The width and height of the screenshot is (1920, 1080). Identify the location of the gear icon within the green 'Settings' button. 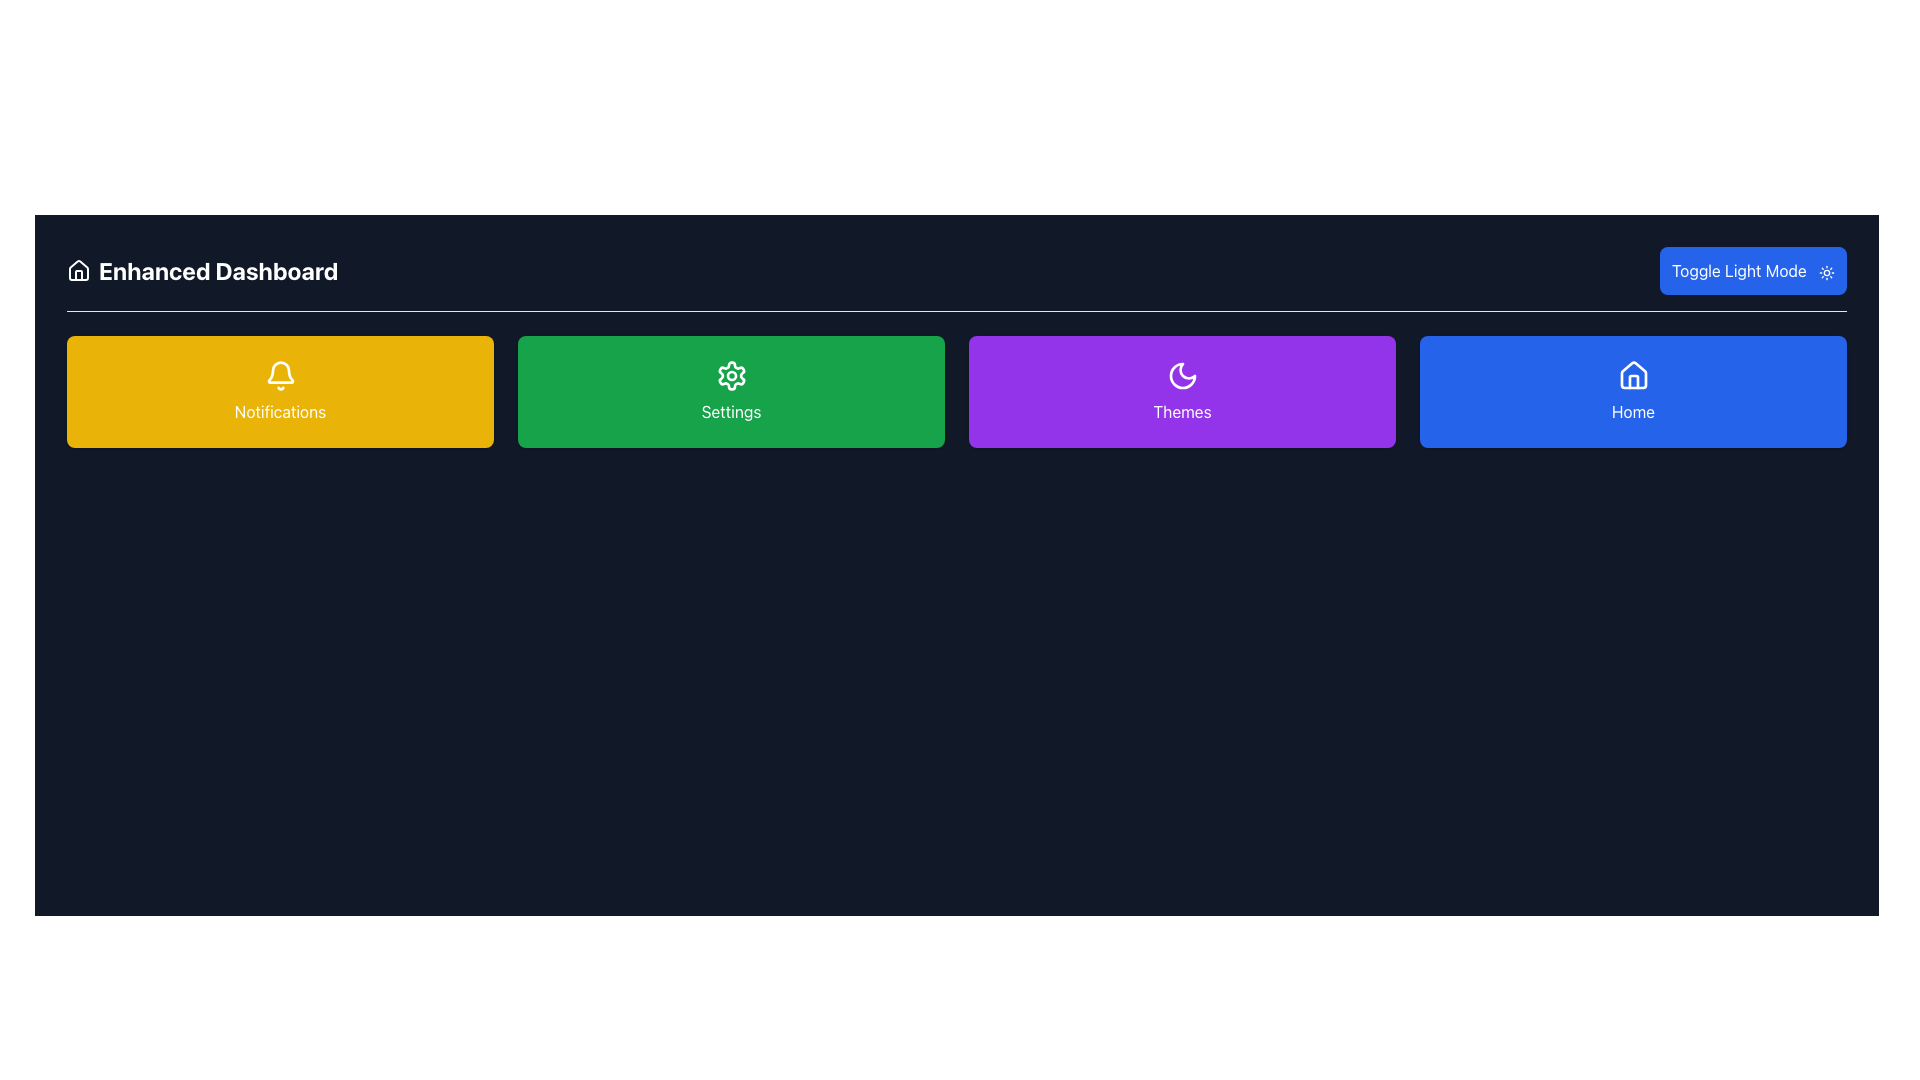
(730, 375).